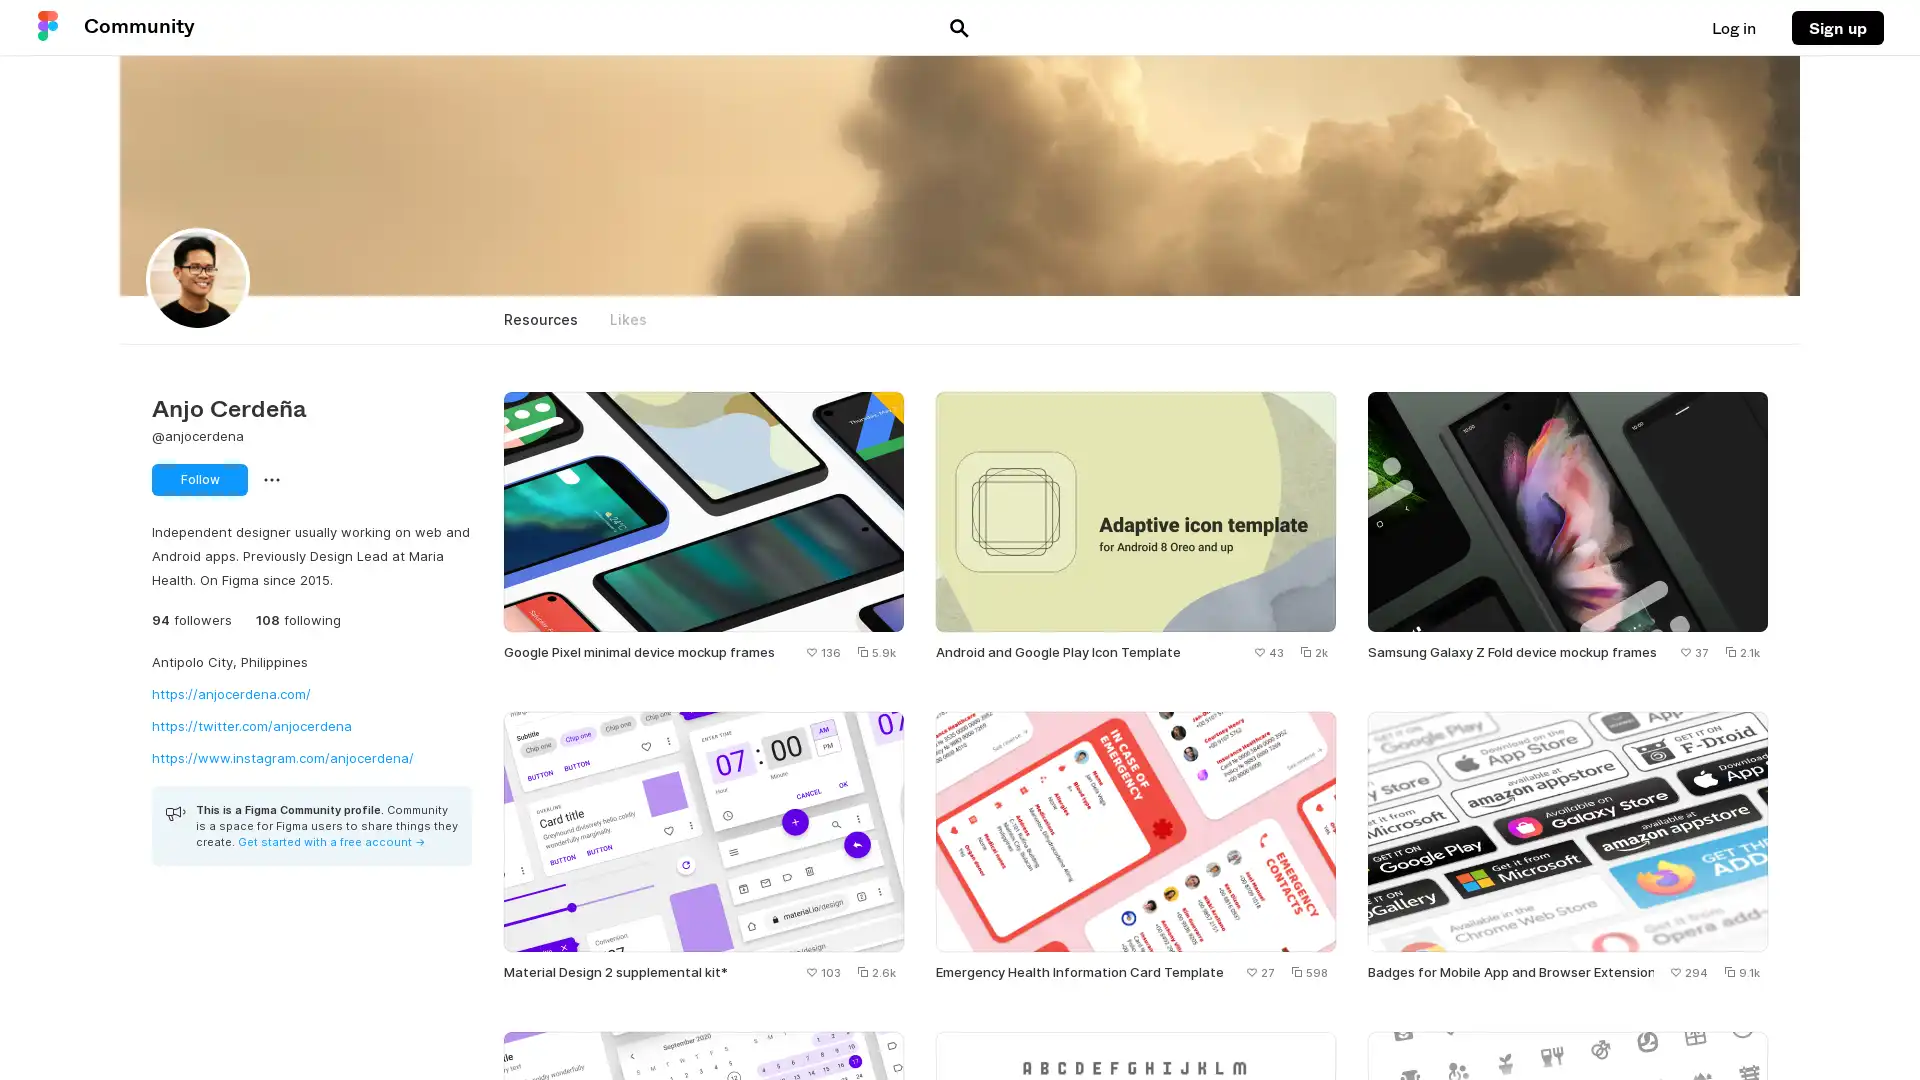  What do you see at coordinates (200, 479) in the screenshot?
I see `Follow` at bounding box center [200, 479].